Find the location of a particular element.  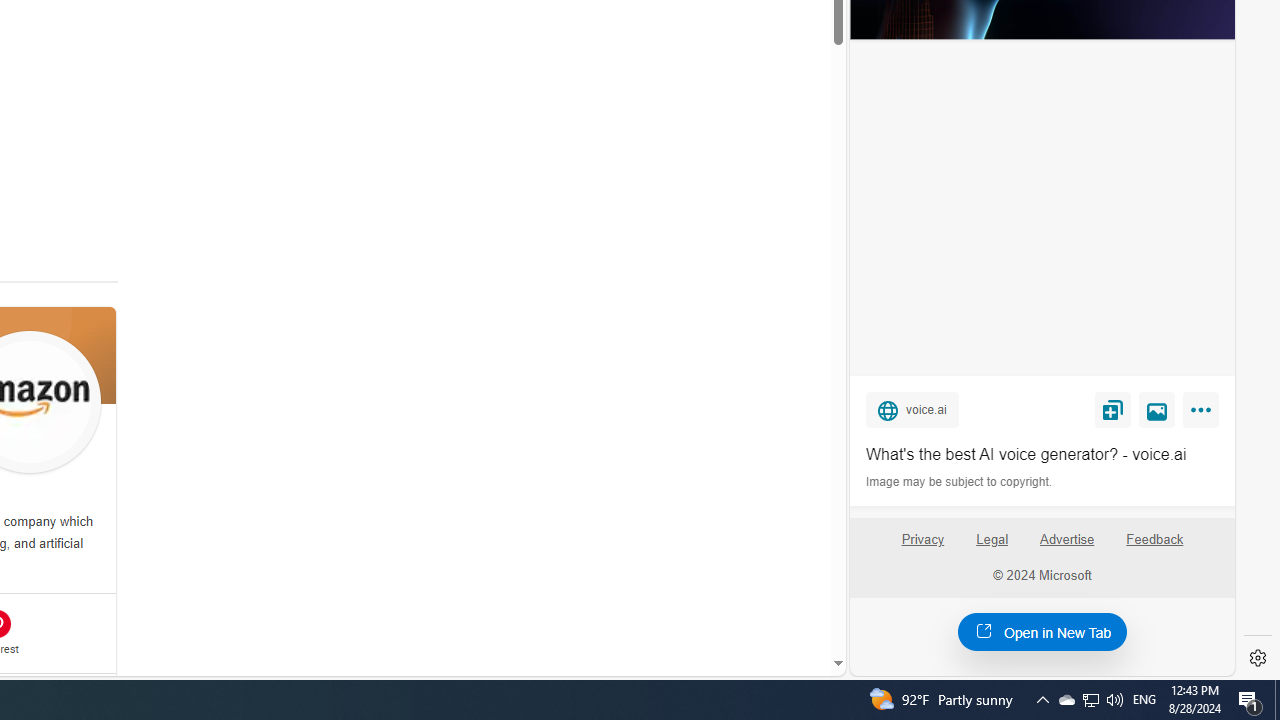

'Image may be subject to copyright.' is located at coordinates (960, 482).